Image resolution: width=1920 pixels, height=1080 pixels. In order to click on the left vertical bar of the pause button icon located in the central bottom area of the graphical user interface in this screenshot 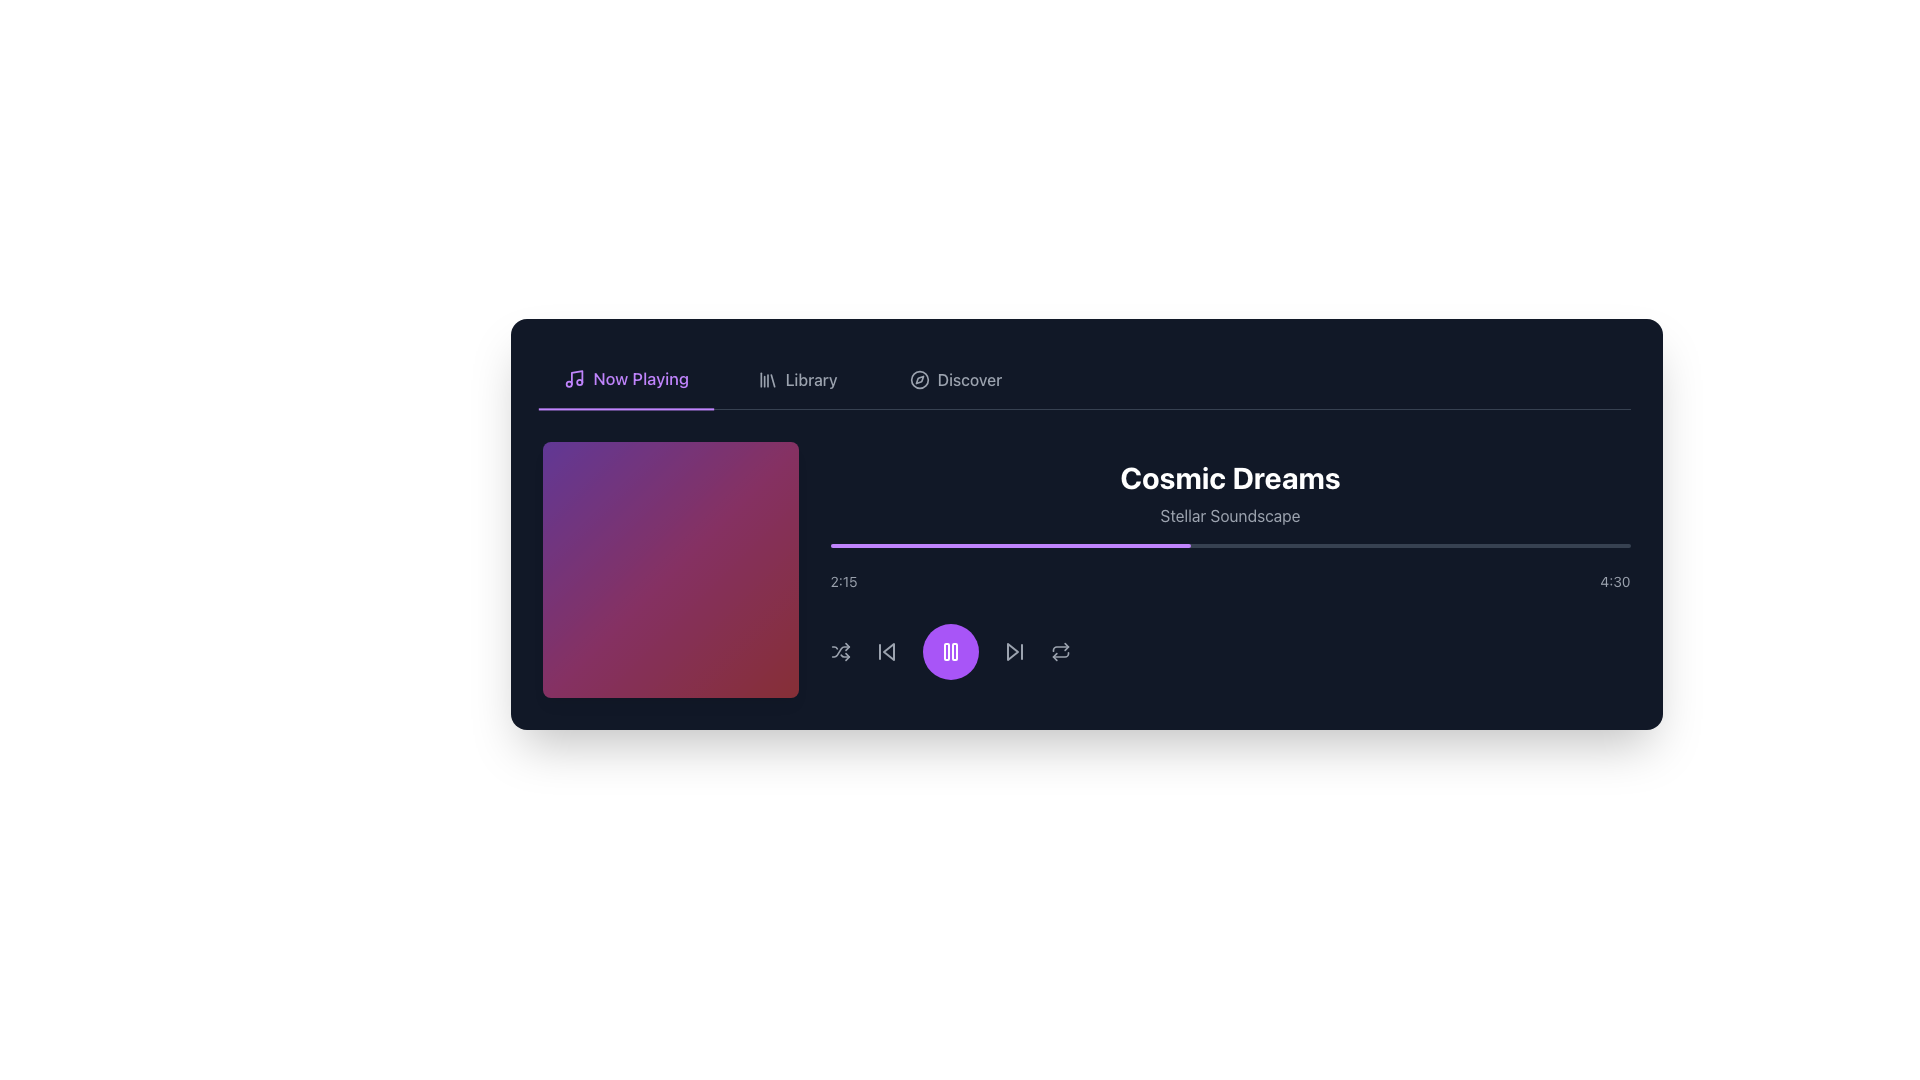, I will do `click(945, 651)`.